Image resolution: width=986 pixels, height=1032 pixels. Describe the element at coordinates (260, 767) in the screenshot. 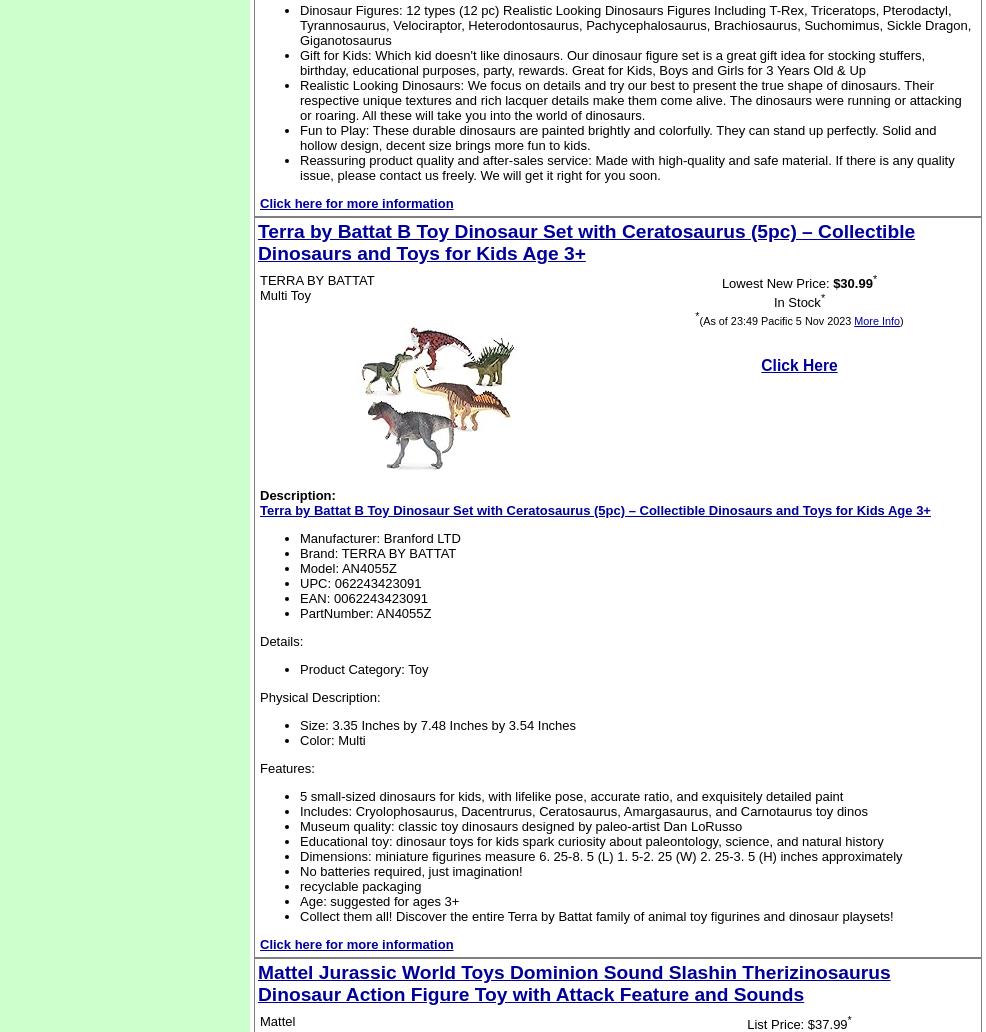

I see `'Features:'` at that location.